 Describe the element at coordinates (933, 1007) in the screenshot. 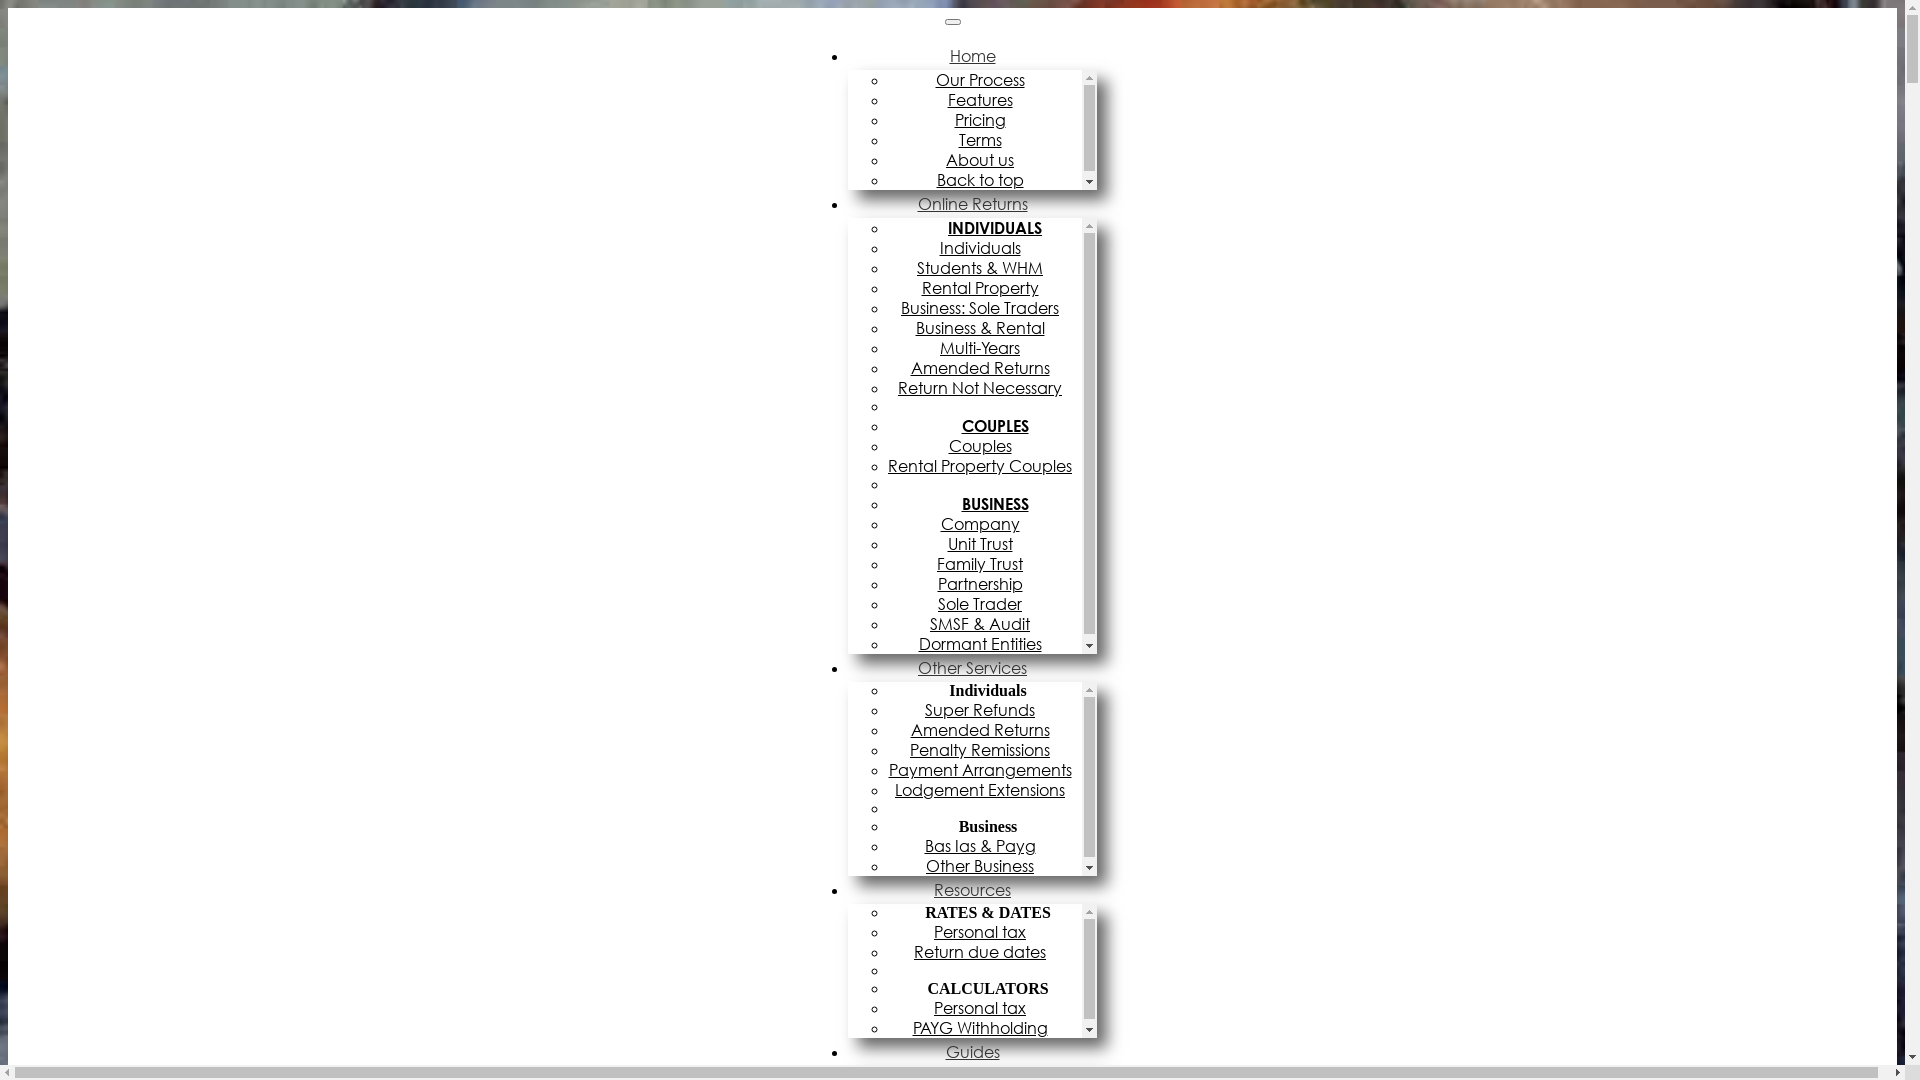

I see `'Personal tax'` at that location.